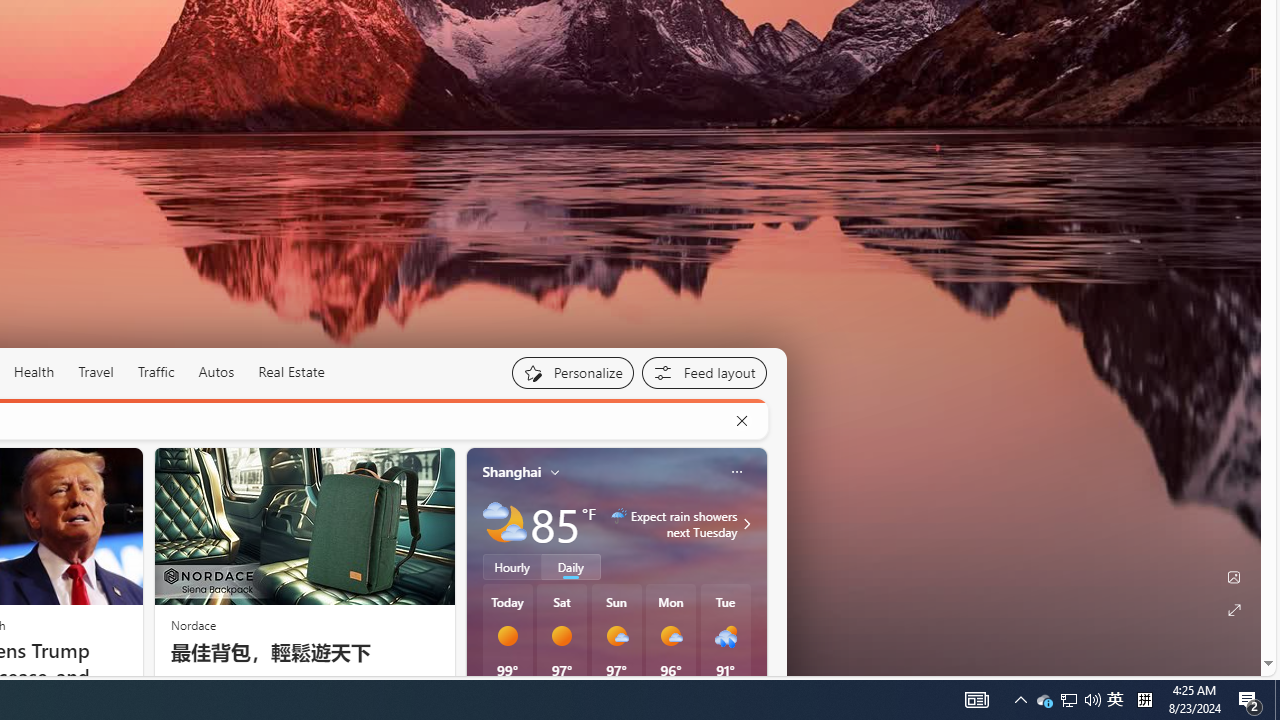 The height and width of the screenshot is (720, 1280). I want to click on 'Autos', so click(216, 372).